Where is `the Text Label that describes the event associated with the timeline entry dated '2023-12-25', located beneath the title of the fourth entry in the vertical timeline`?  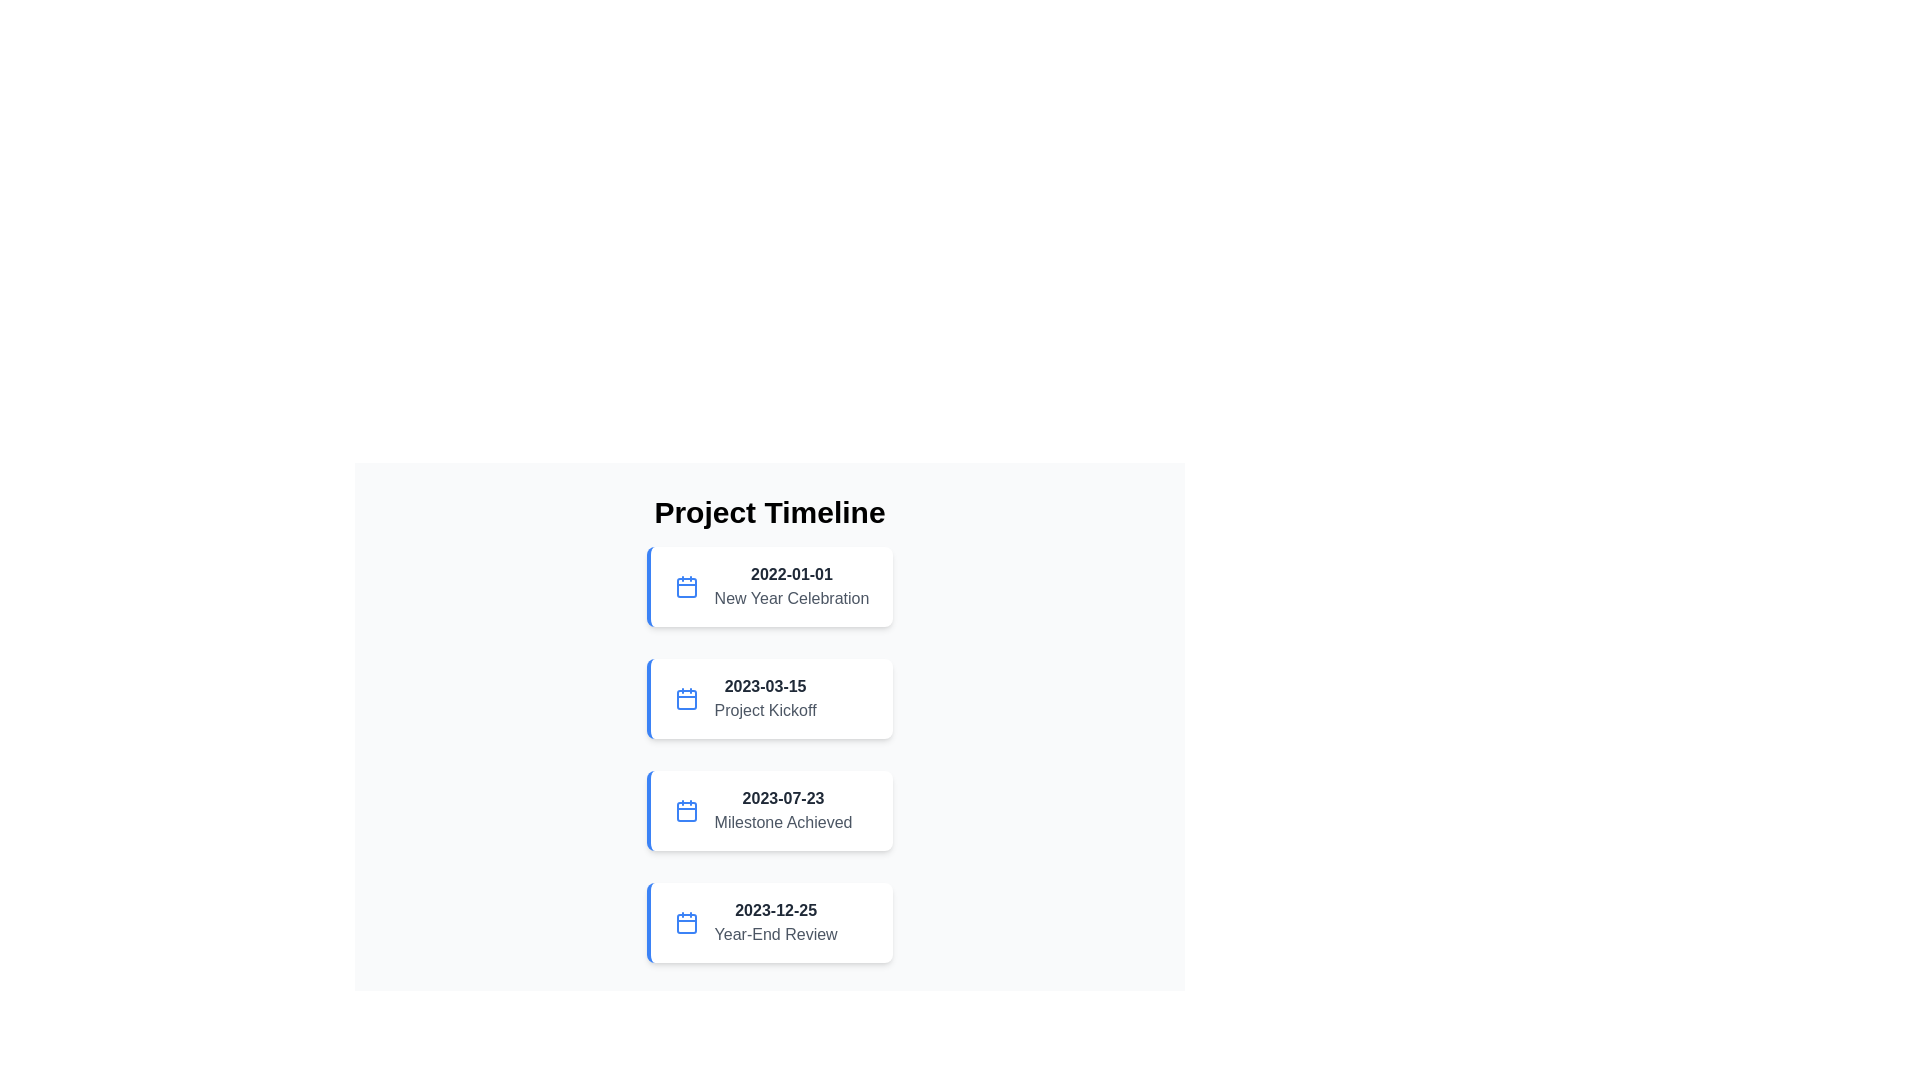
the Text Label that describes the event associated with the timeline entry dated '2023-12-25', located beneath the title of the fourth entry in the vertical timeline is located at coordinates (775, 934).